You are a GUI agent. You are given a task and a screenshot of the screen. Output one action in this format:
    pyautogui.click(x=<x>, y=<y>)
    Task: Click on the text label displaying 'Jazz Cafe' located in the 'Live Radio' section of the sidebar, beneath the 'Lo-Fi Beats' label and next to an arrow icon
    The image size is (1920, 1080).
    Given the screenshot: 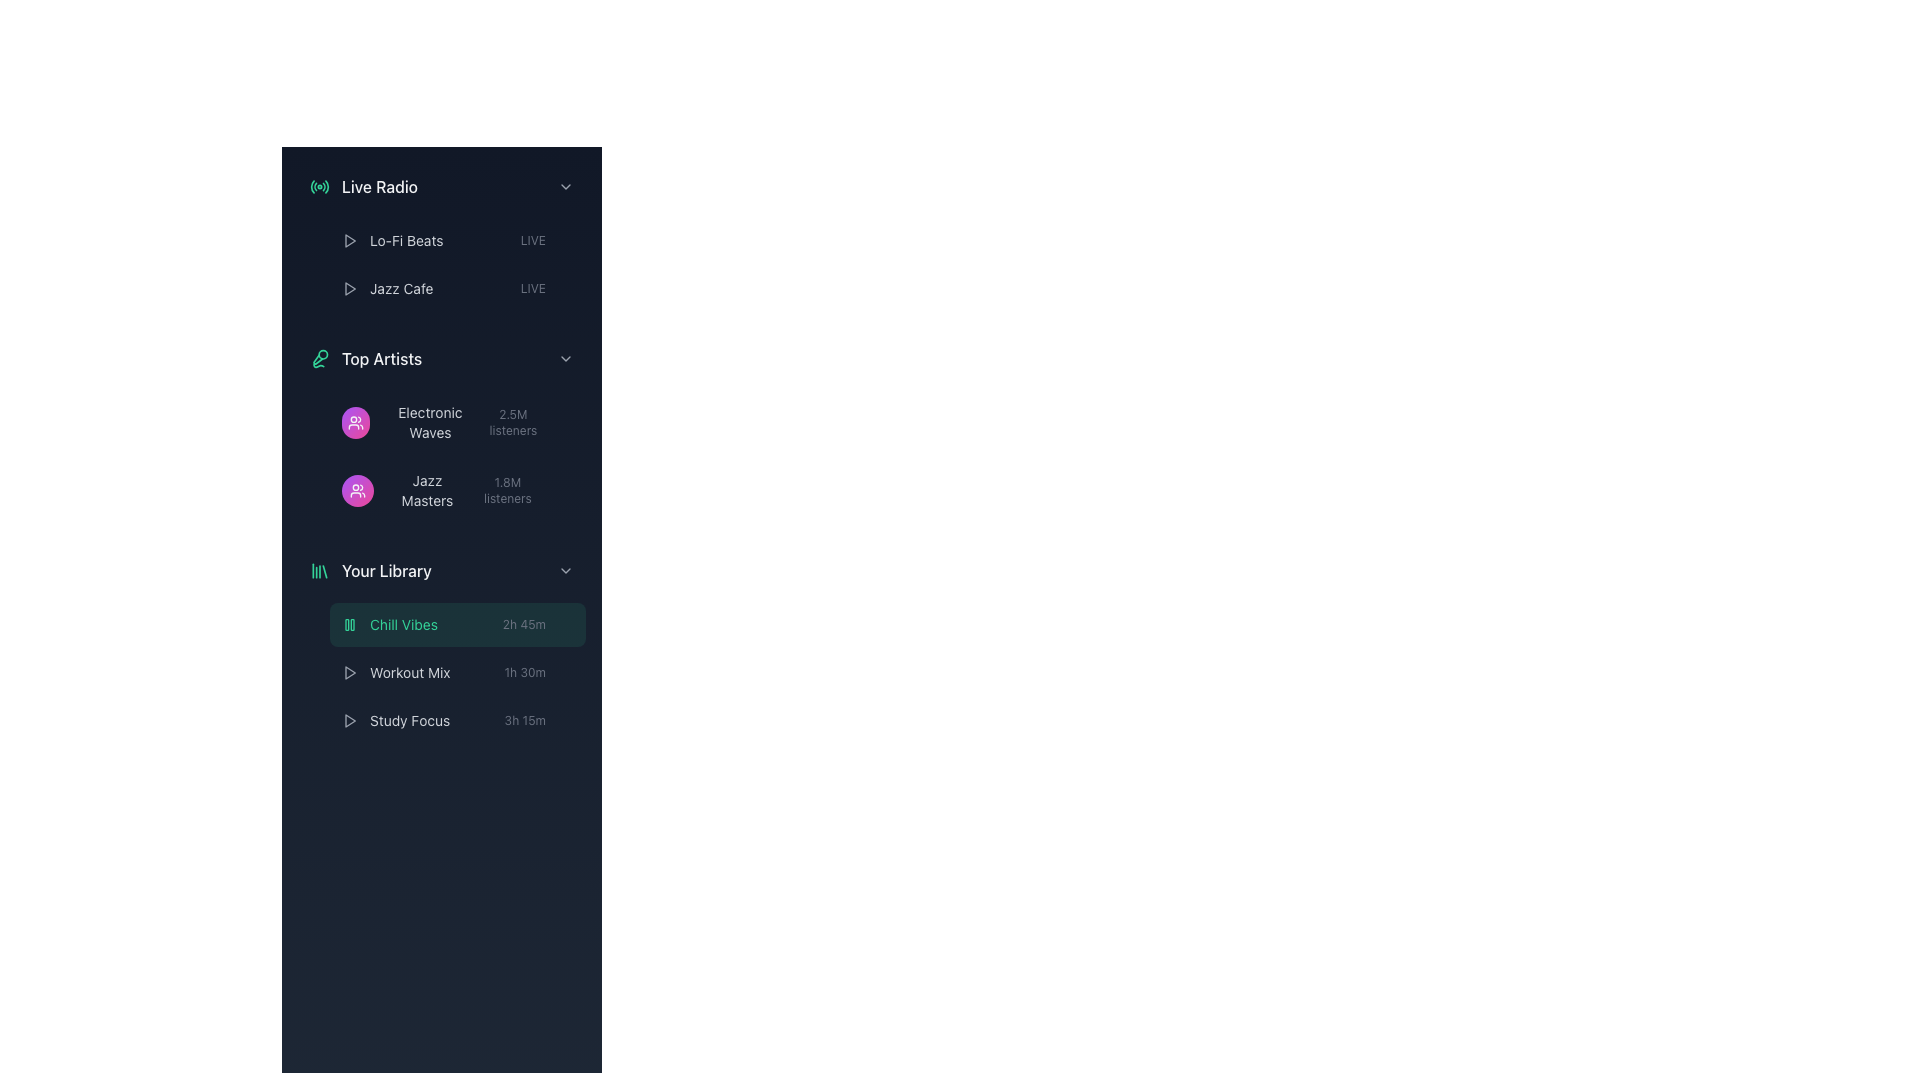 What is the action you would take?
    pyautogui.click(x=387, y=289)
    